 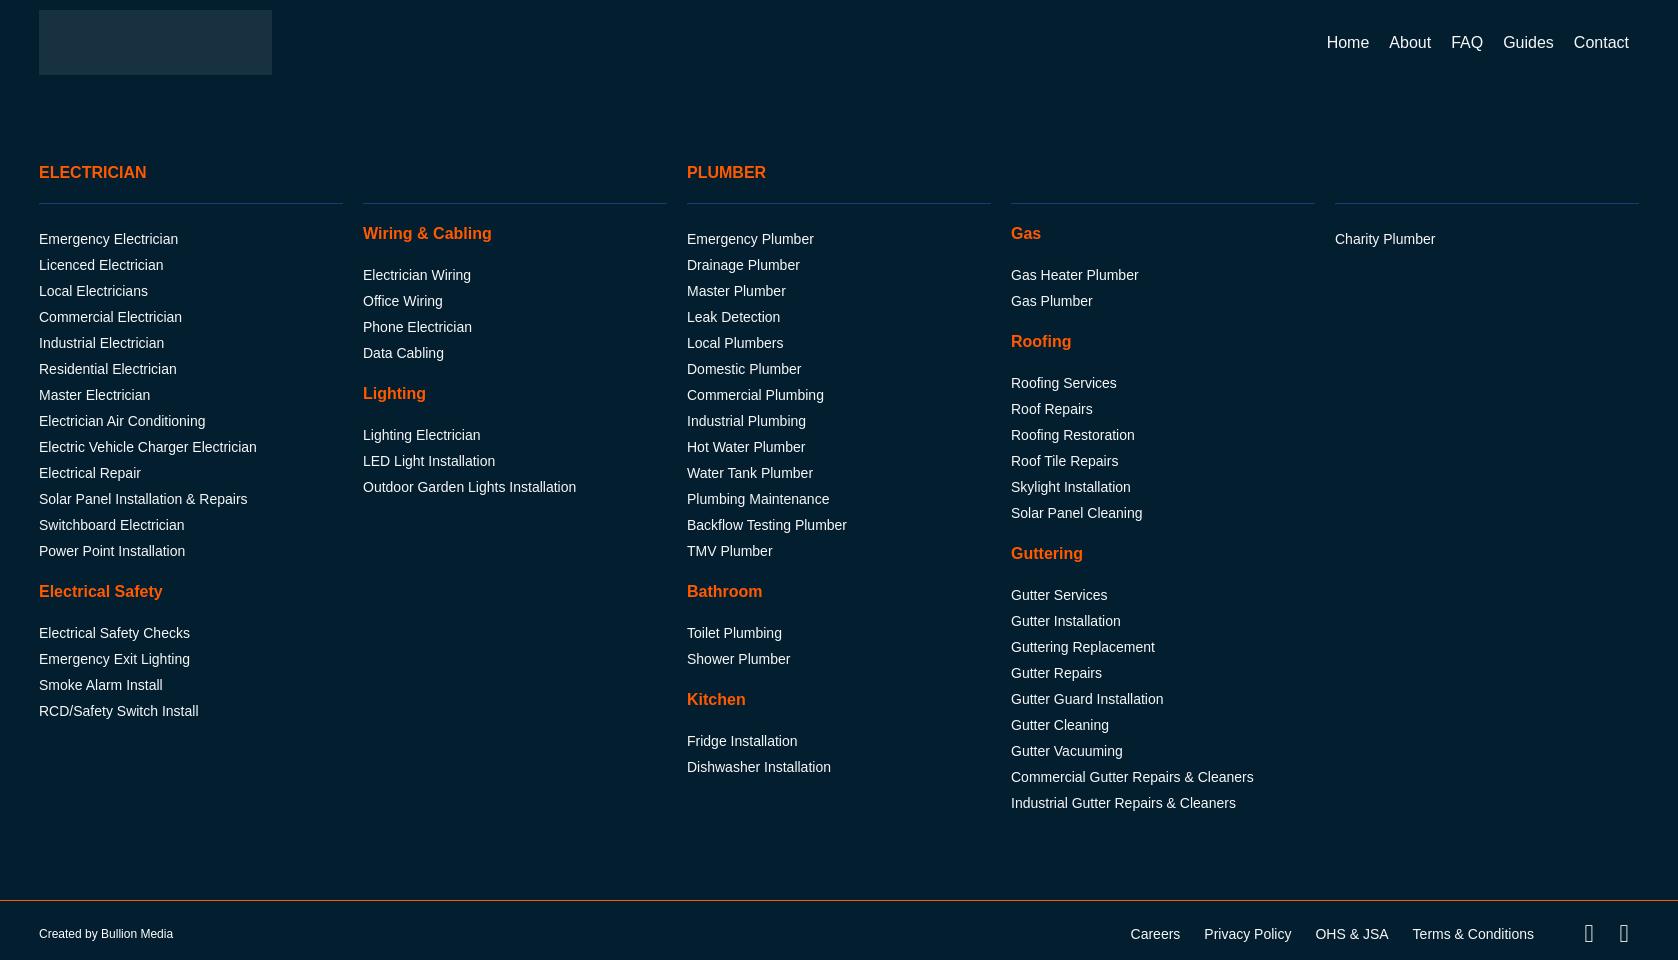 What do you see at coordinates (362, 299) in the screenshot?
I see `'Office Wiring'` at bounding box center [362, 299].